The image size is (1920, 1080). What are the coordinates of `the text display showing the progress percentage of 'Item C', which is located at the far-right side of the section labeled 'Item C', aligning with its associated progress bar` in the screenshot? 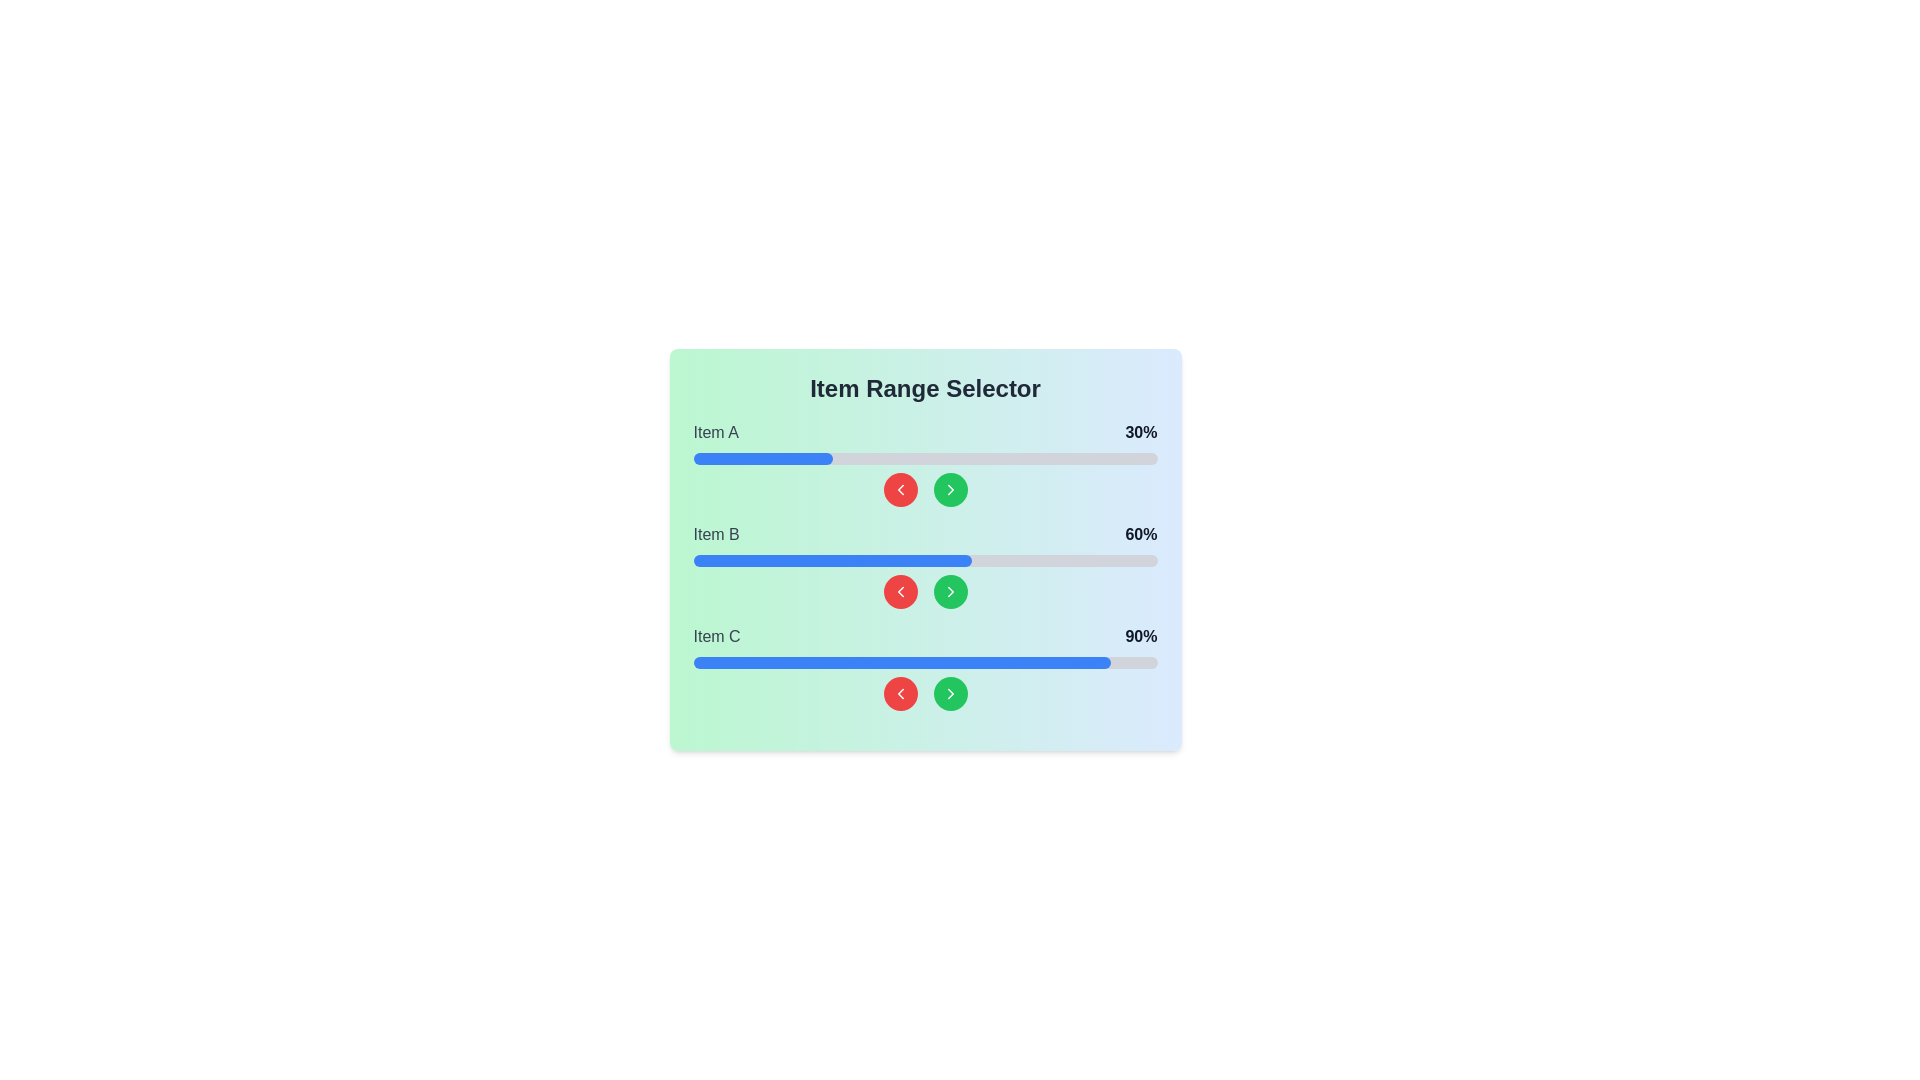 It's located at (1141, 636).